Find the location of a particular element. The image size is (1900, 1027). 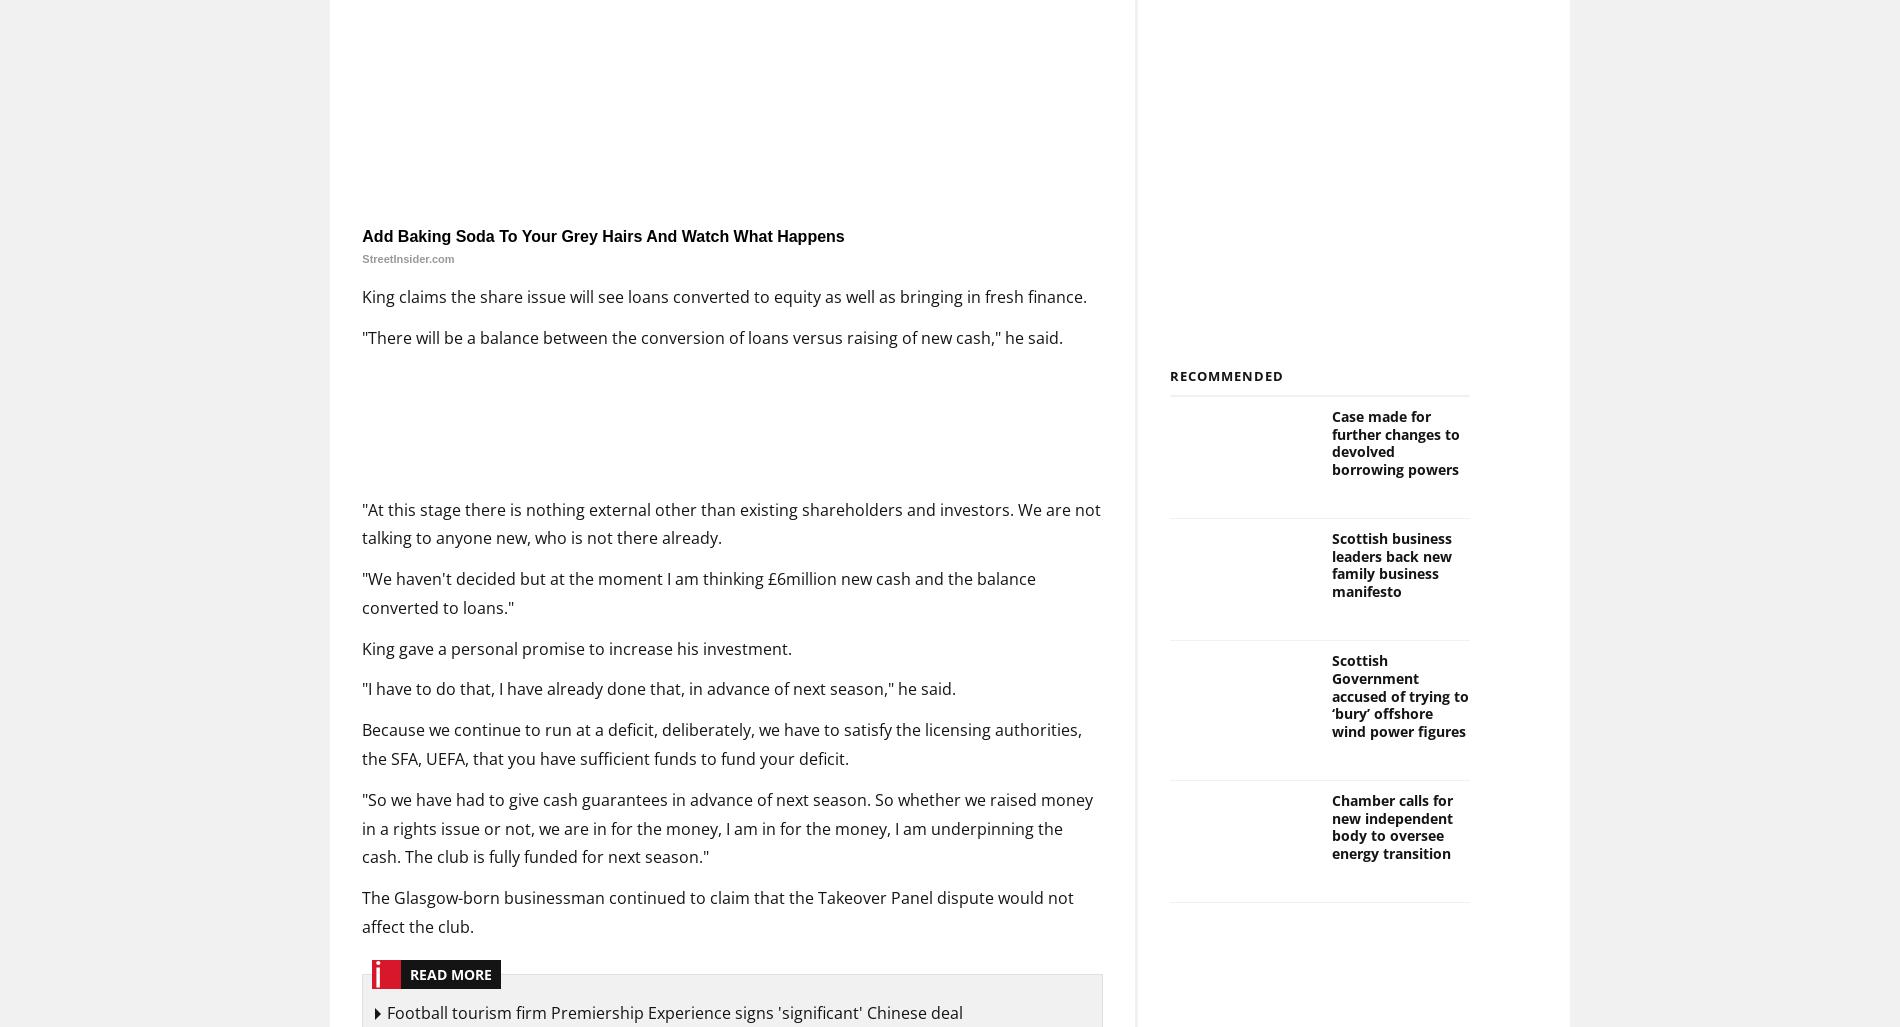

'King claims the share issue will see loans converted to equity as well as bringing in fresh finance.' is located at coordinates (723, 296).